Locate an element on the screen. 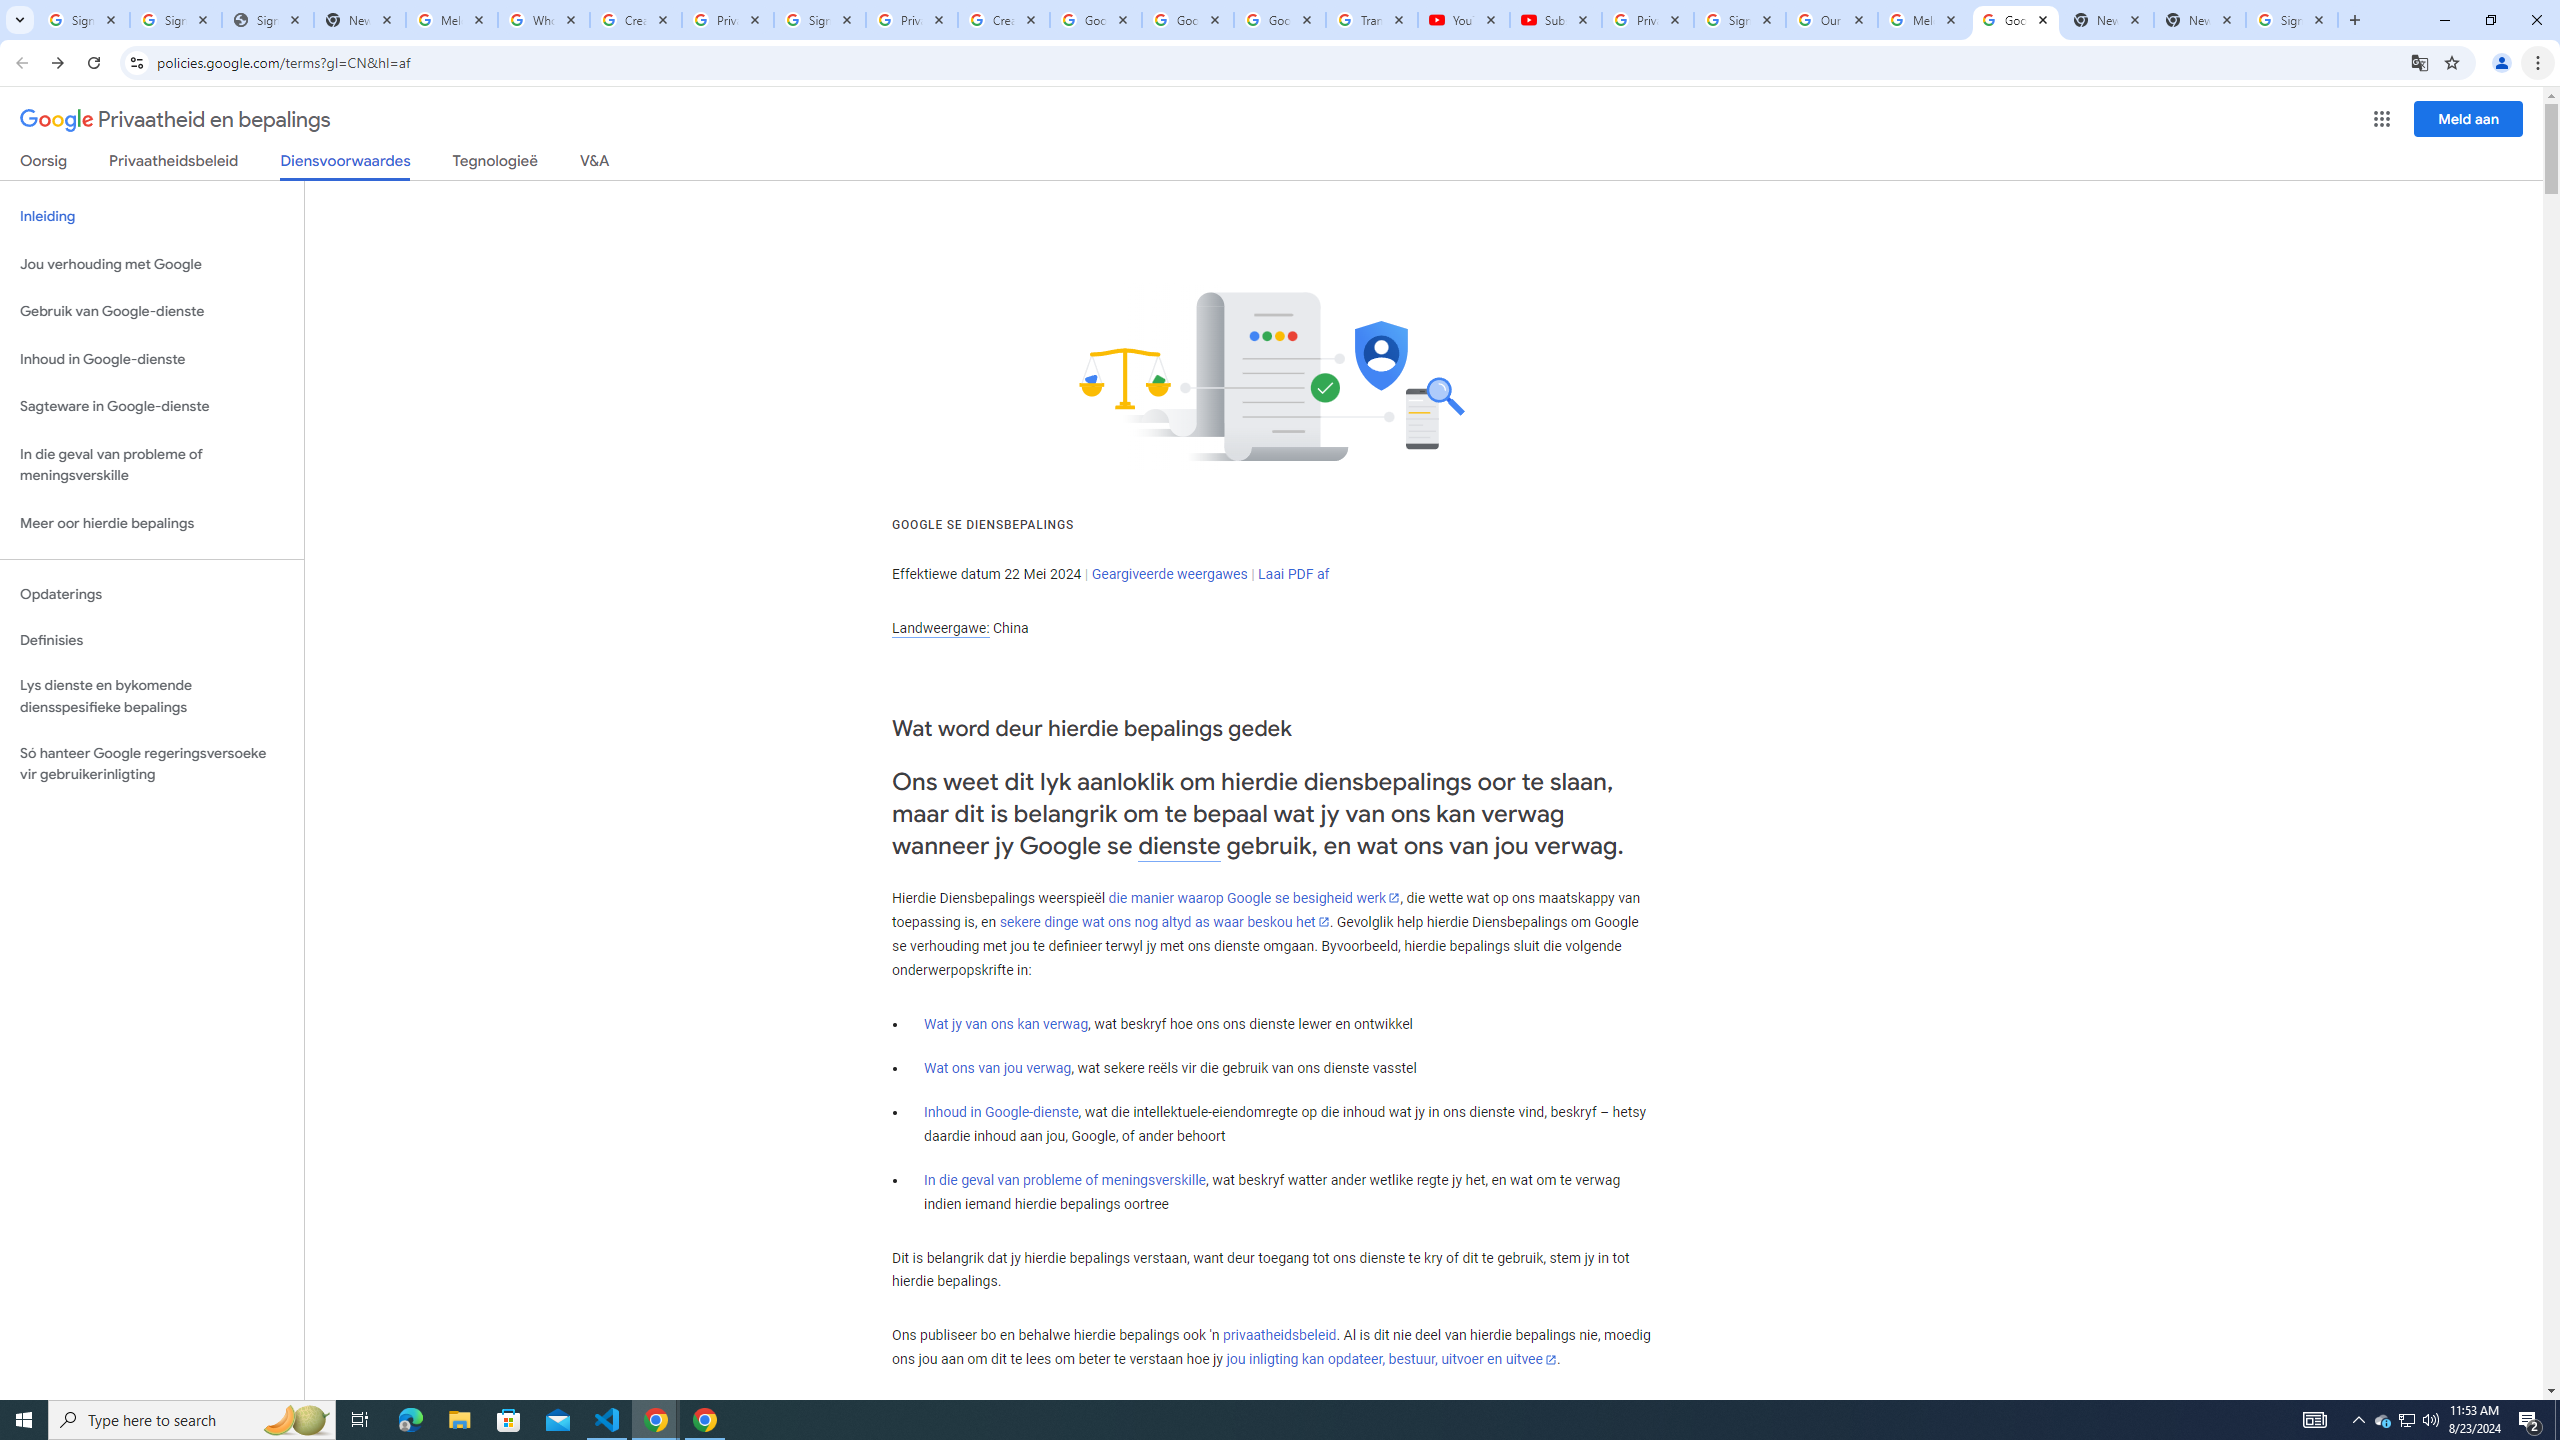 The width and height of the screenshot is (2560, 1440). 'V&A' is located at coordinates (592, 164).